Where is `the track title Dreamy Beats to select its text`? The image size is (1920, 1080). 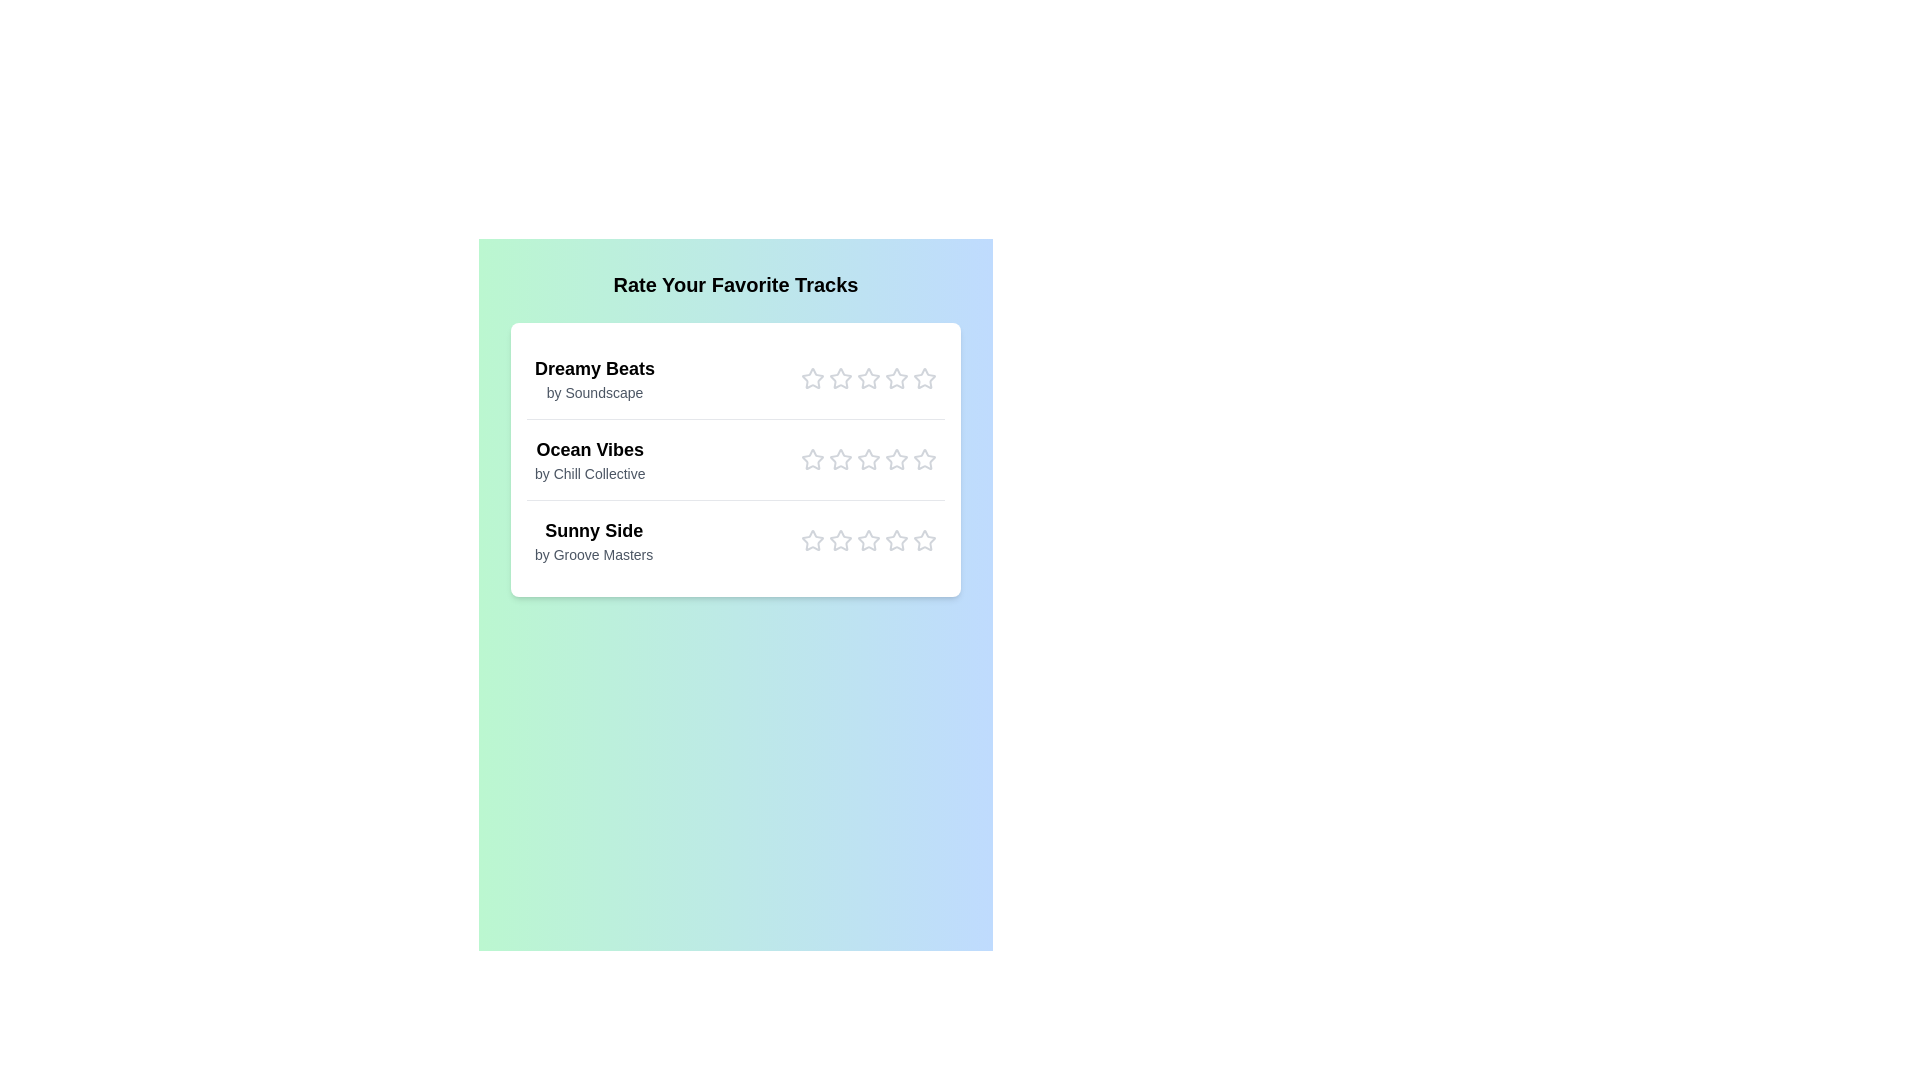
the track title Dreamy Beats to select its text is located at coordinates (594, 369).